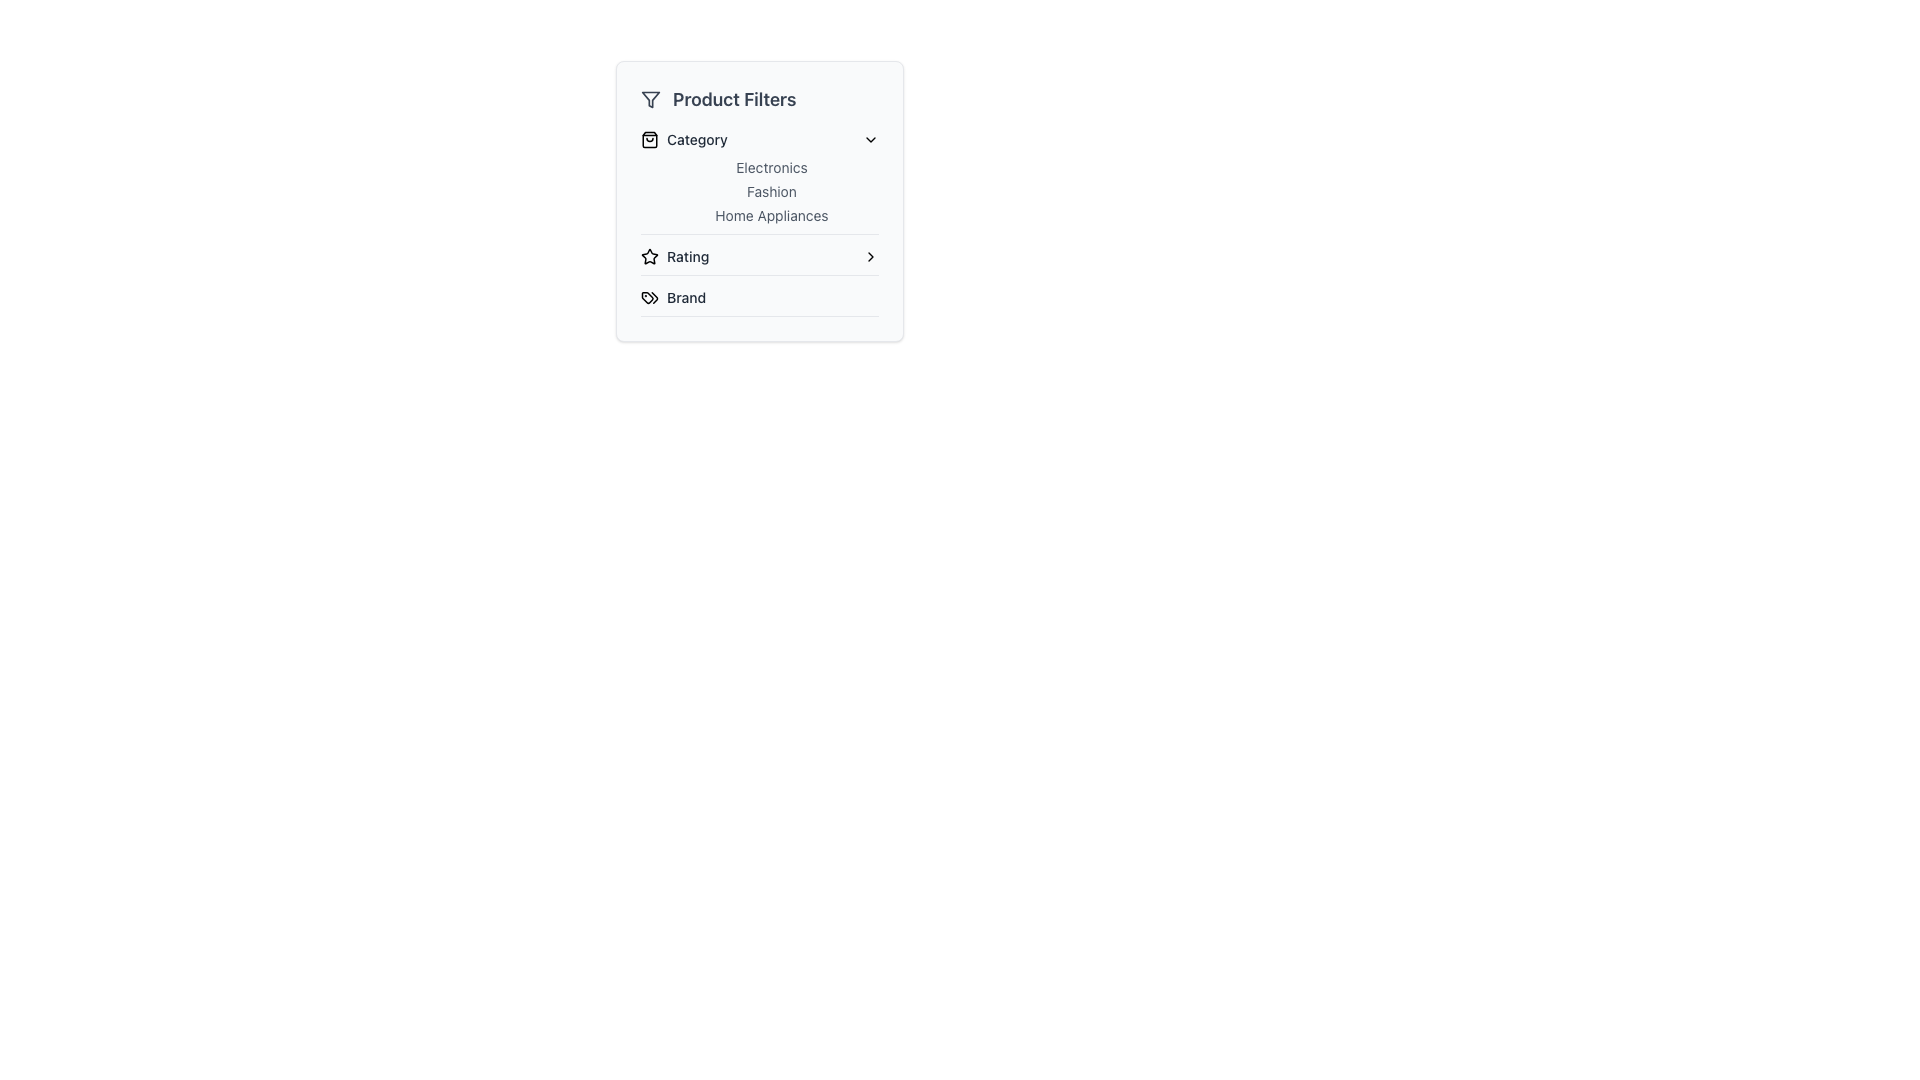 Image resolution: width=1920 pixels, height=1080 pixels. I want to click on the rating filter label and icon combination located in the 'Product Filters' section, positioned beneath 'Category' and above 'Brand', so click(675, 256).